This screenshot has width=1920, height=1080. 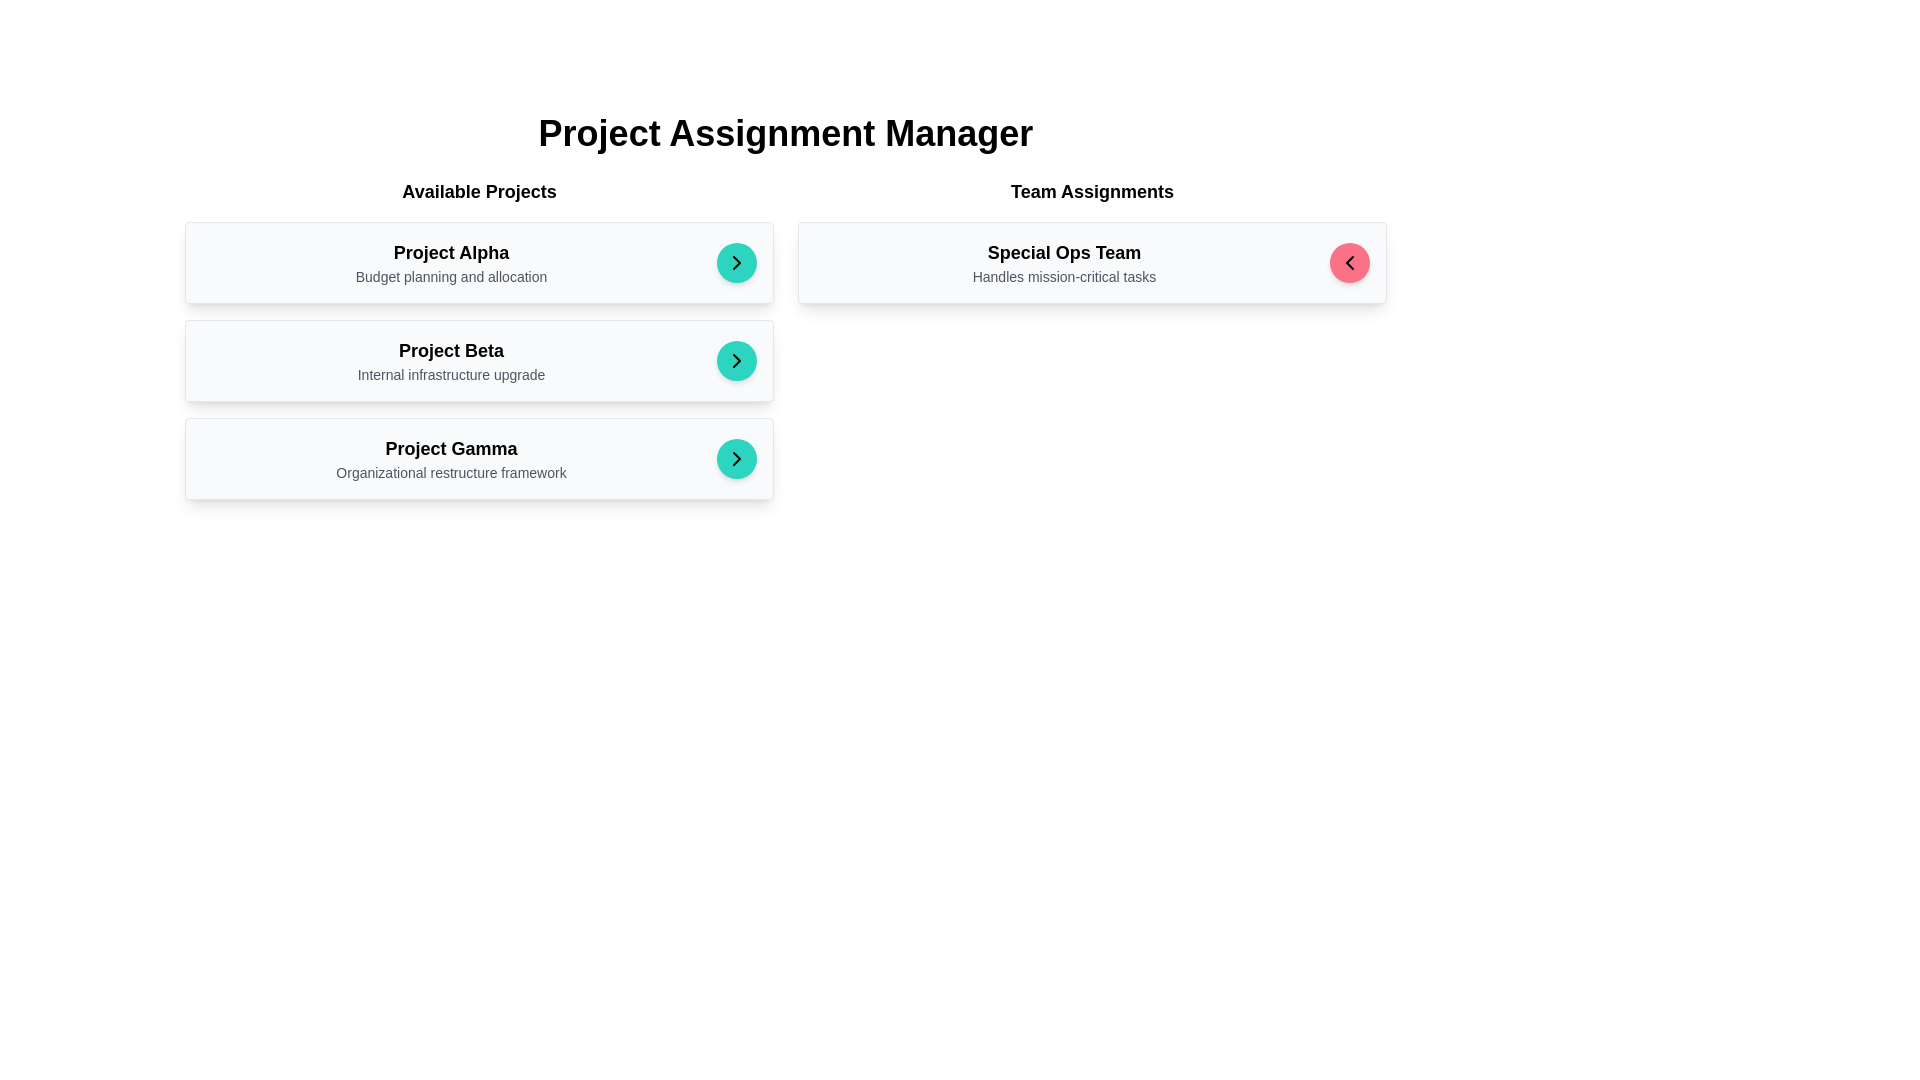 What do you see at coordinates (736, 459) in the screenshot?
I see `the circular button containing the right-facing arrow icon for the 'Project Gamma' item in the 'Available Projects' list` at bounding box center [736, 459].